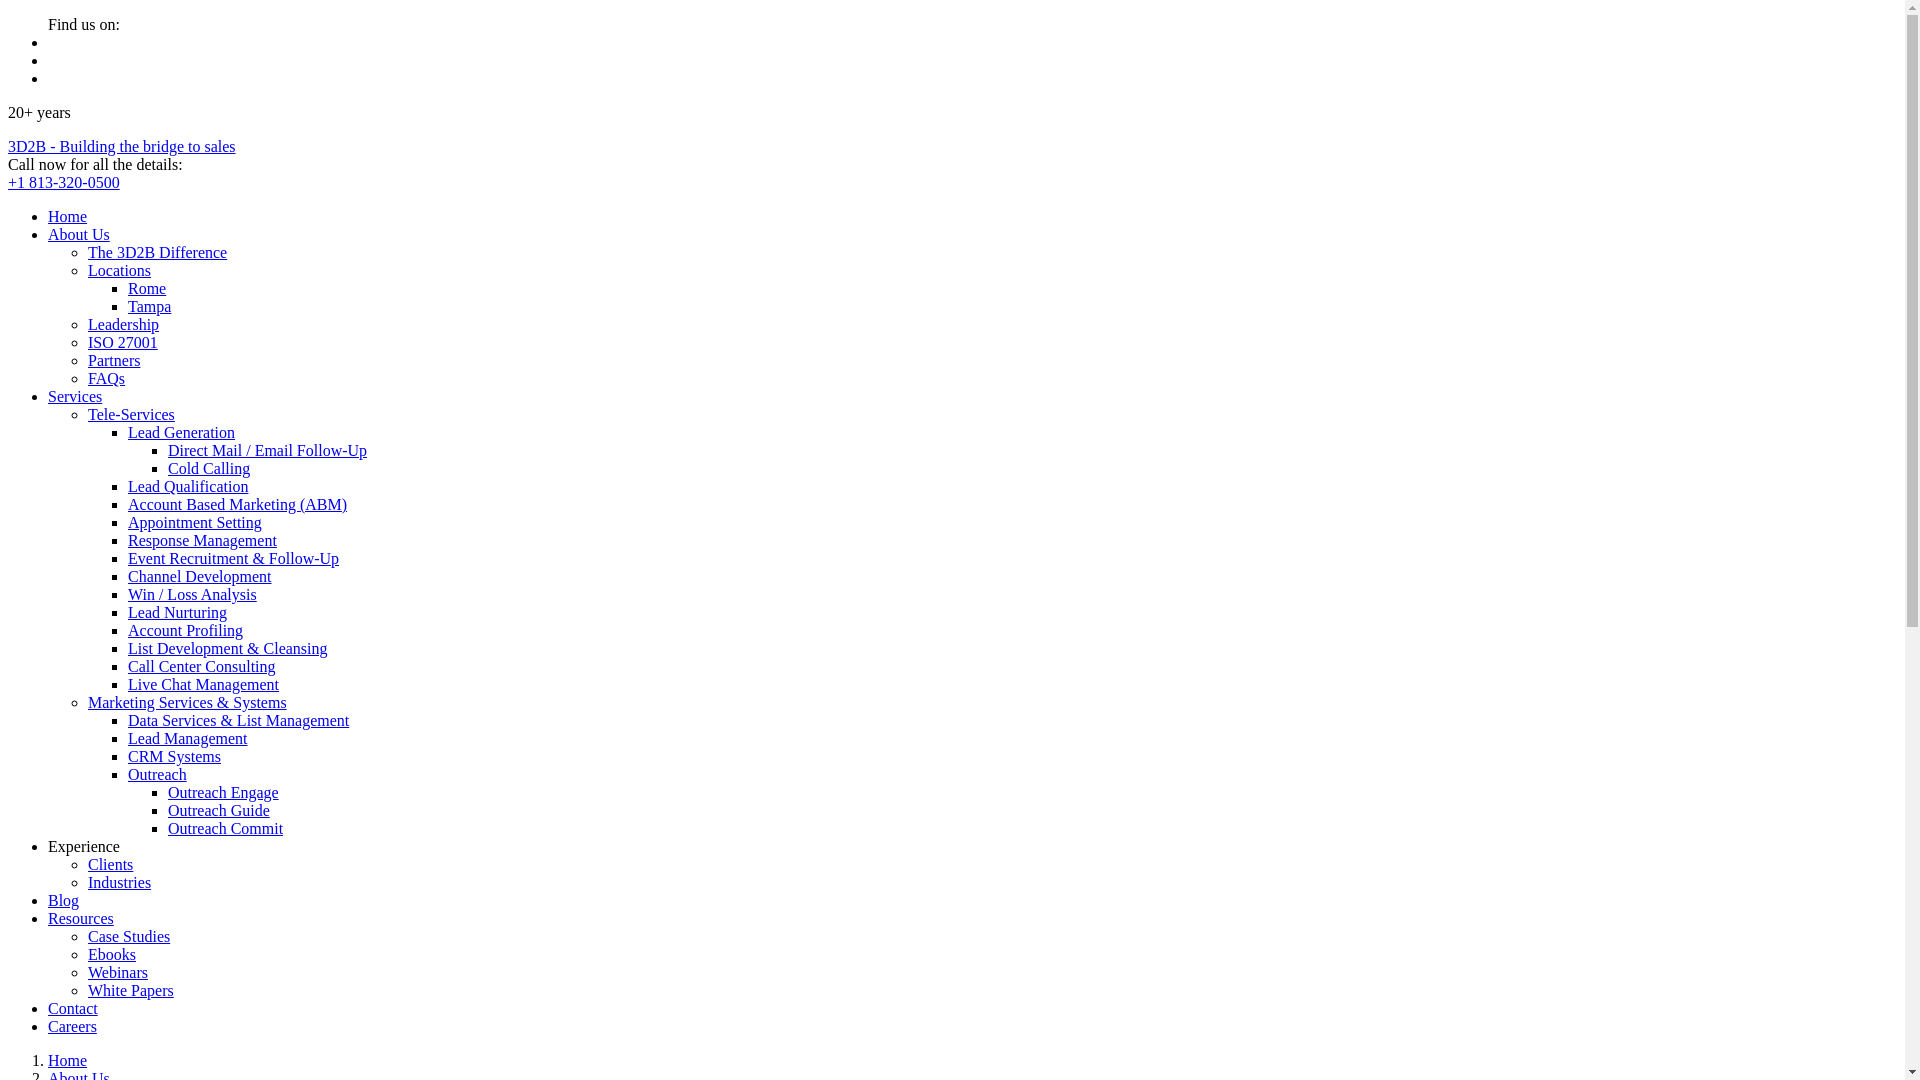 Image resolution: width=1920 pixels, height=1080 pixels. I want to click on 'CRM Systems', so click(174, 756).